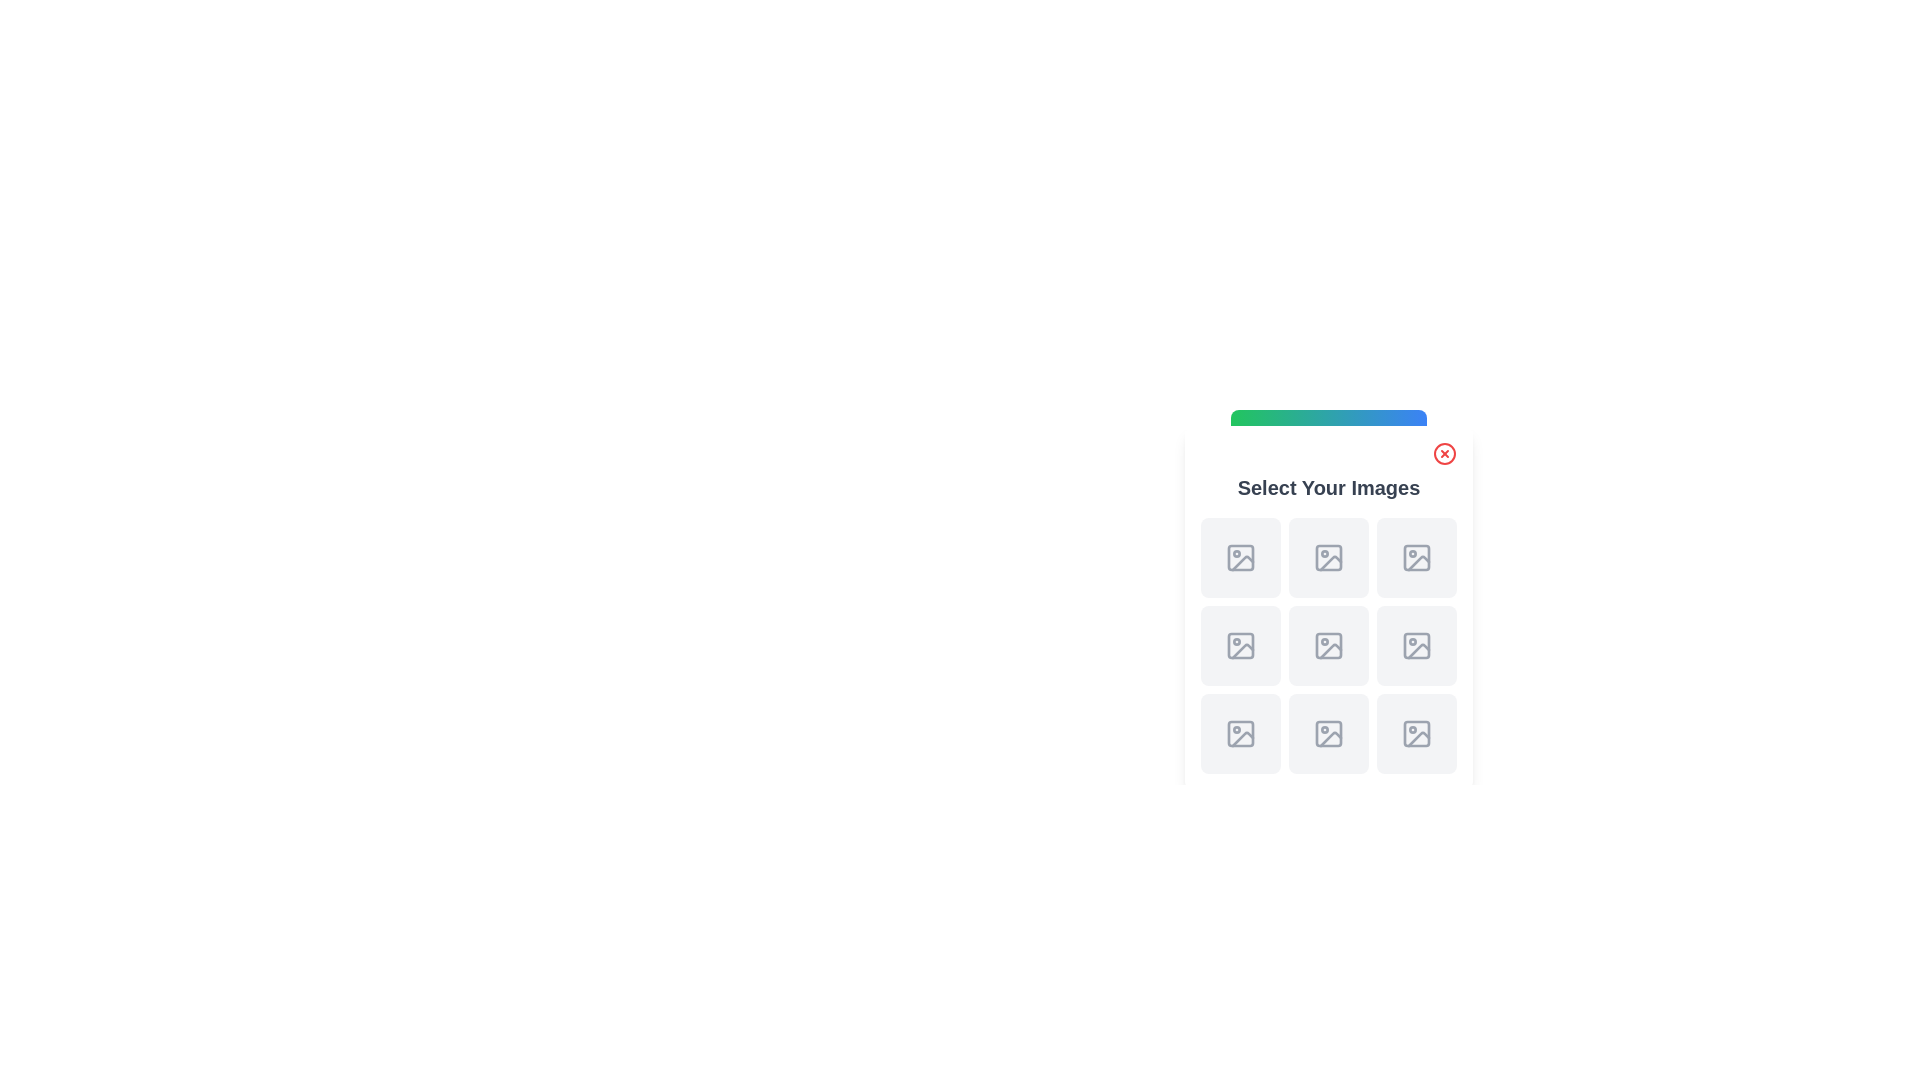 The width and height of the screenshot is (1920, 1080). I want to click on the Icon Placeholder located in the second row, second column of a 3x3 grid layout, so click(1240, 645).